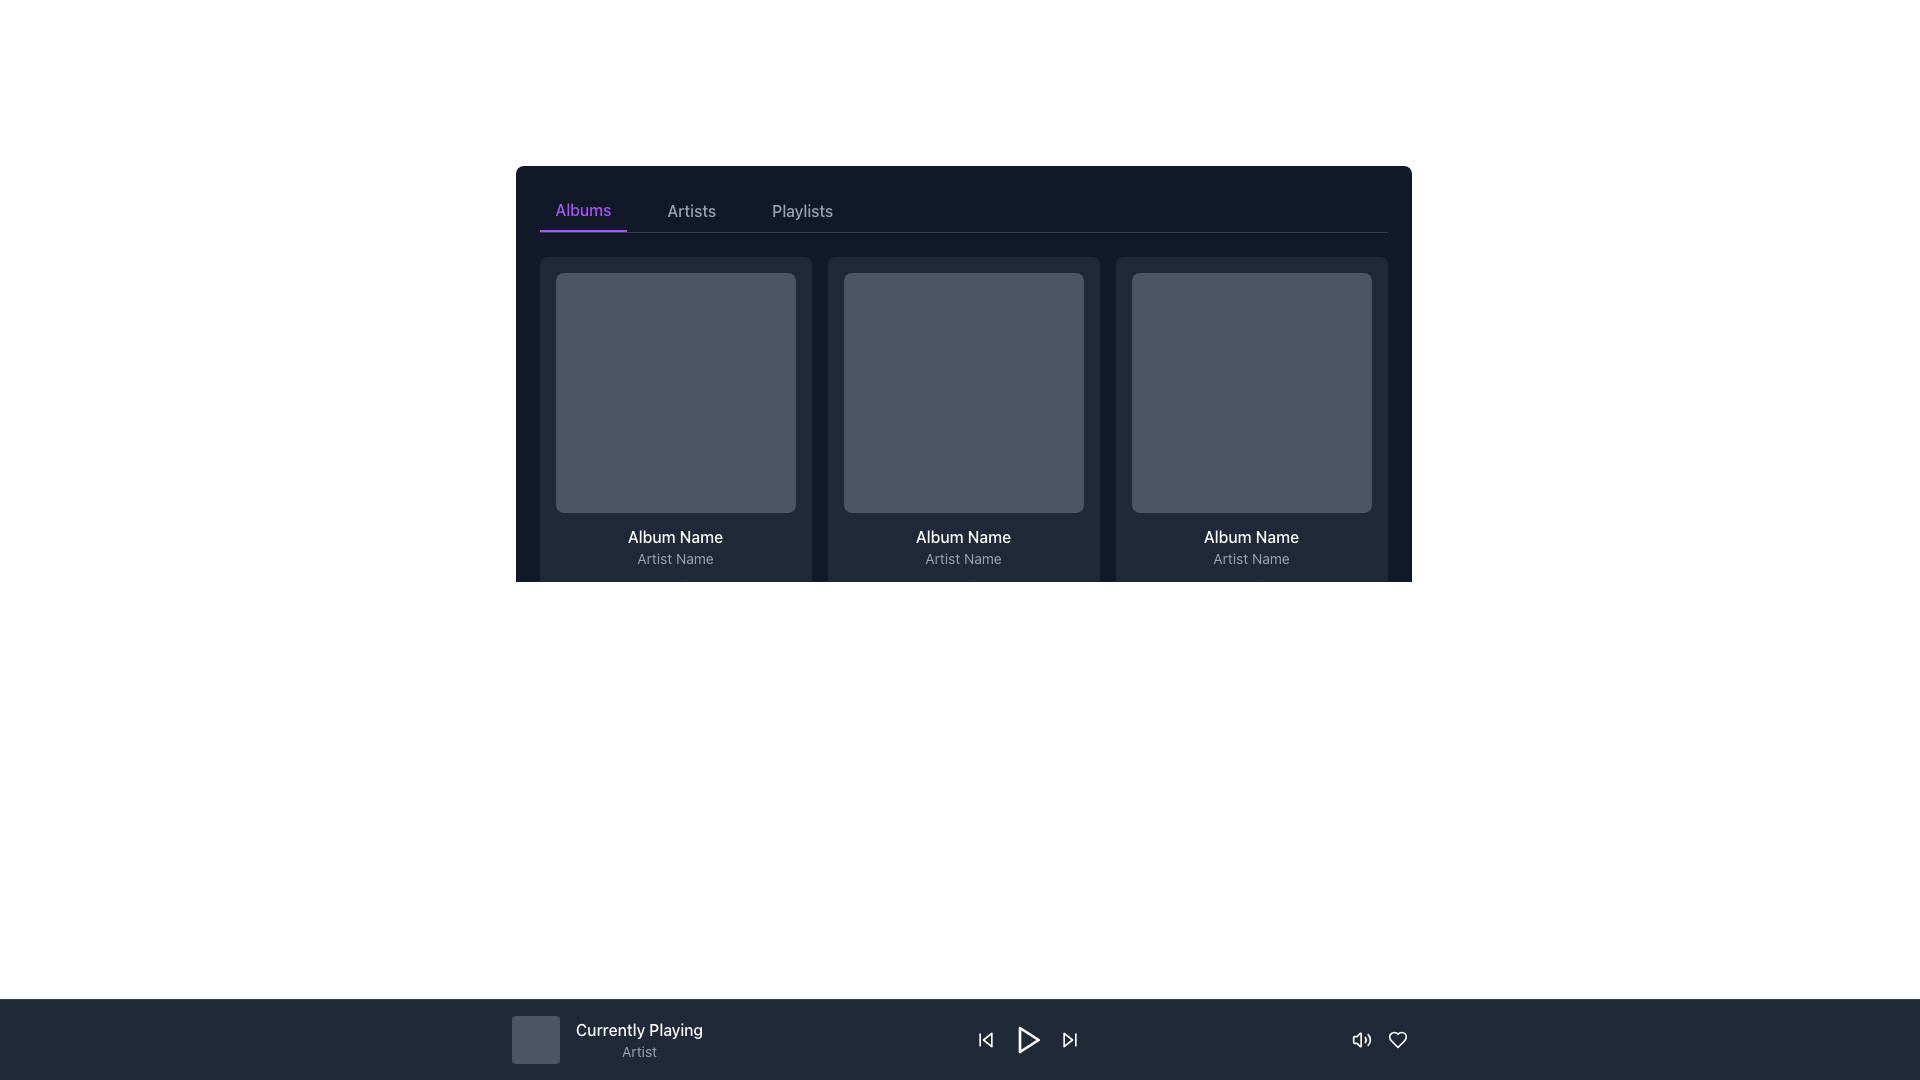 Image resolution: width=1920 pixels, height=1080 pixels. What do you see at coordinates (987, 1039) in the screenshot?
I see `the leftmost button in the bottom playback control panel to skip backward during media playback` at bounding box center [987, 1039].